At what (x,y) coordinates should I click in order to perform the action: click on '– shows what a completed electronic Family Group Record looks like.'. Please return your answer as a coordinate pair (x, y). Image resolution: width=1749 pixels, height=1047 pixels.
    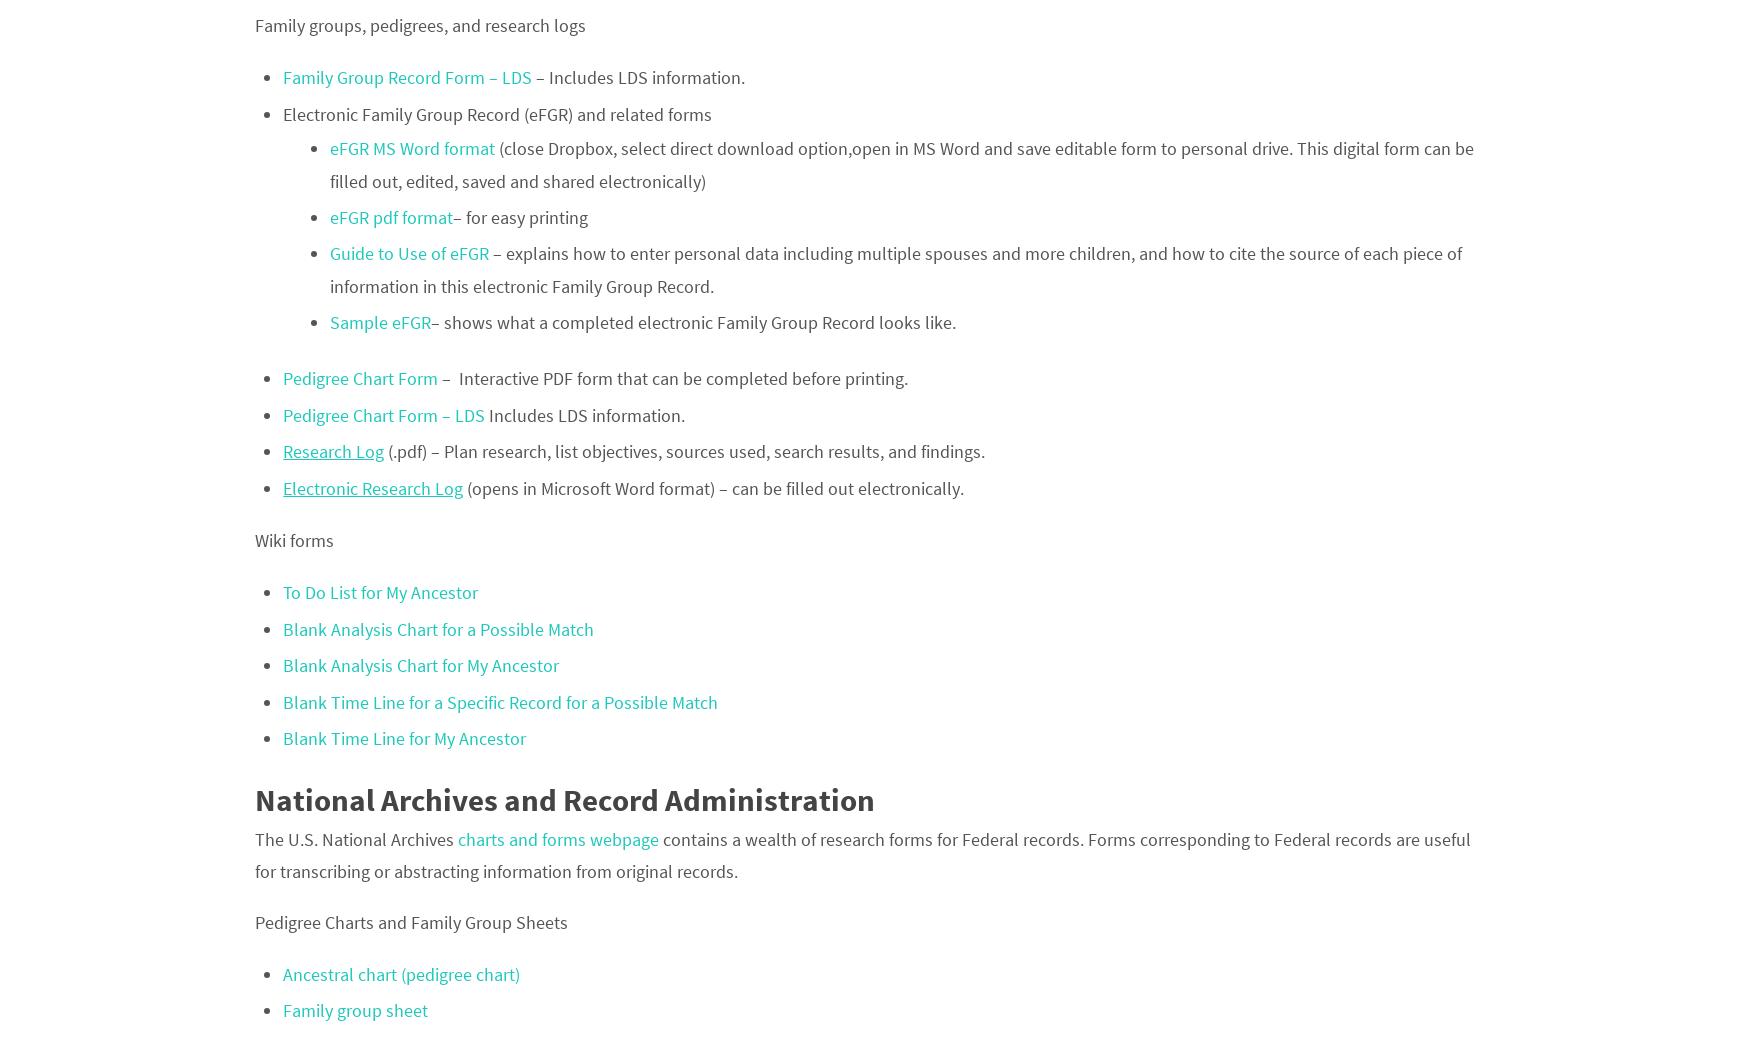
    Looking at the image, I should click on (692, 321).